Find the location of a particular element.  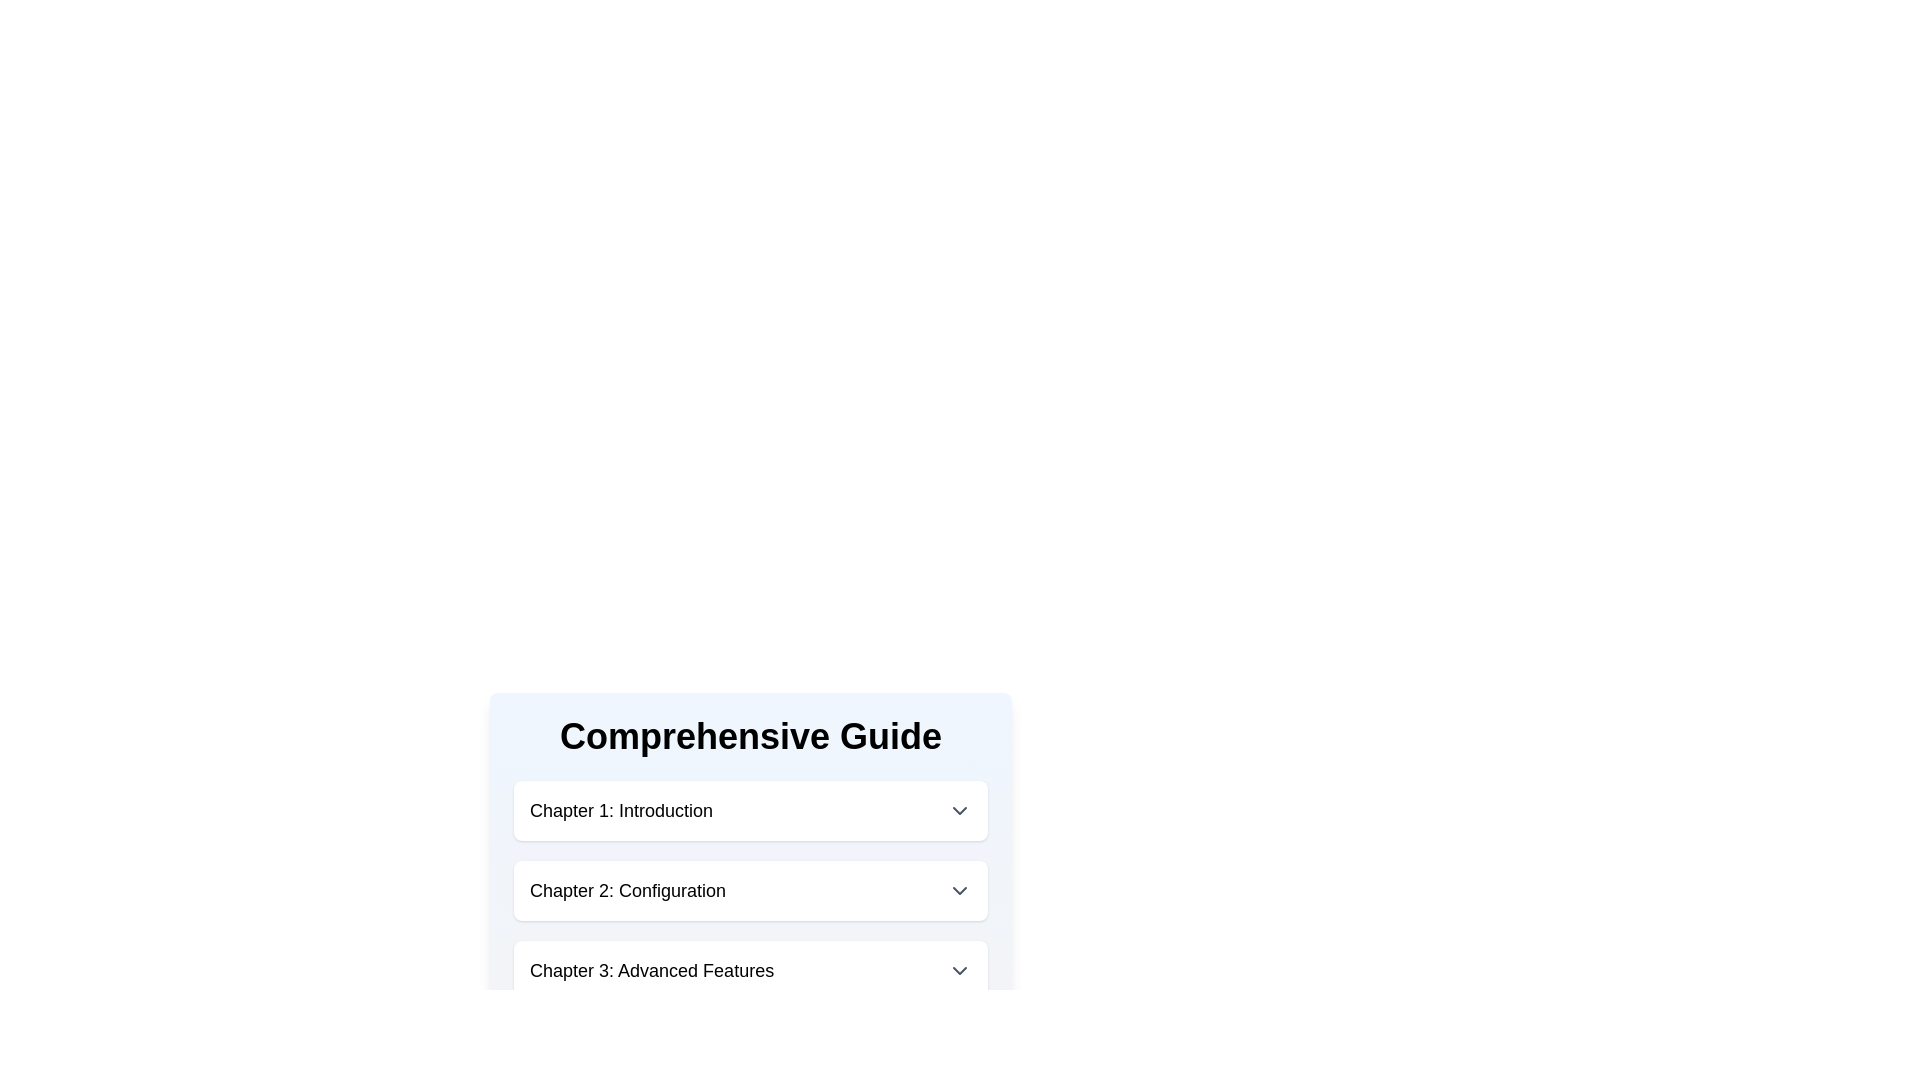

the downward-facing gray chevron icon located to the right of the text 'Chapter 1: Introduction' is located at coordinates (960, 810).